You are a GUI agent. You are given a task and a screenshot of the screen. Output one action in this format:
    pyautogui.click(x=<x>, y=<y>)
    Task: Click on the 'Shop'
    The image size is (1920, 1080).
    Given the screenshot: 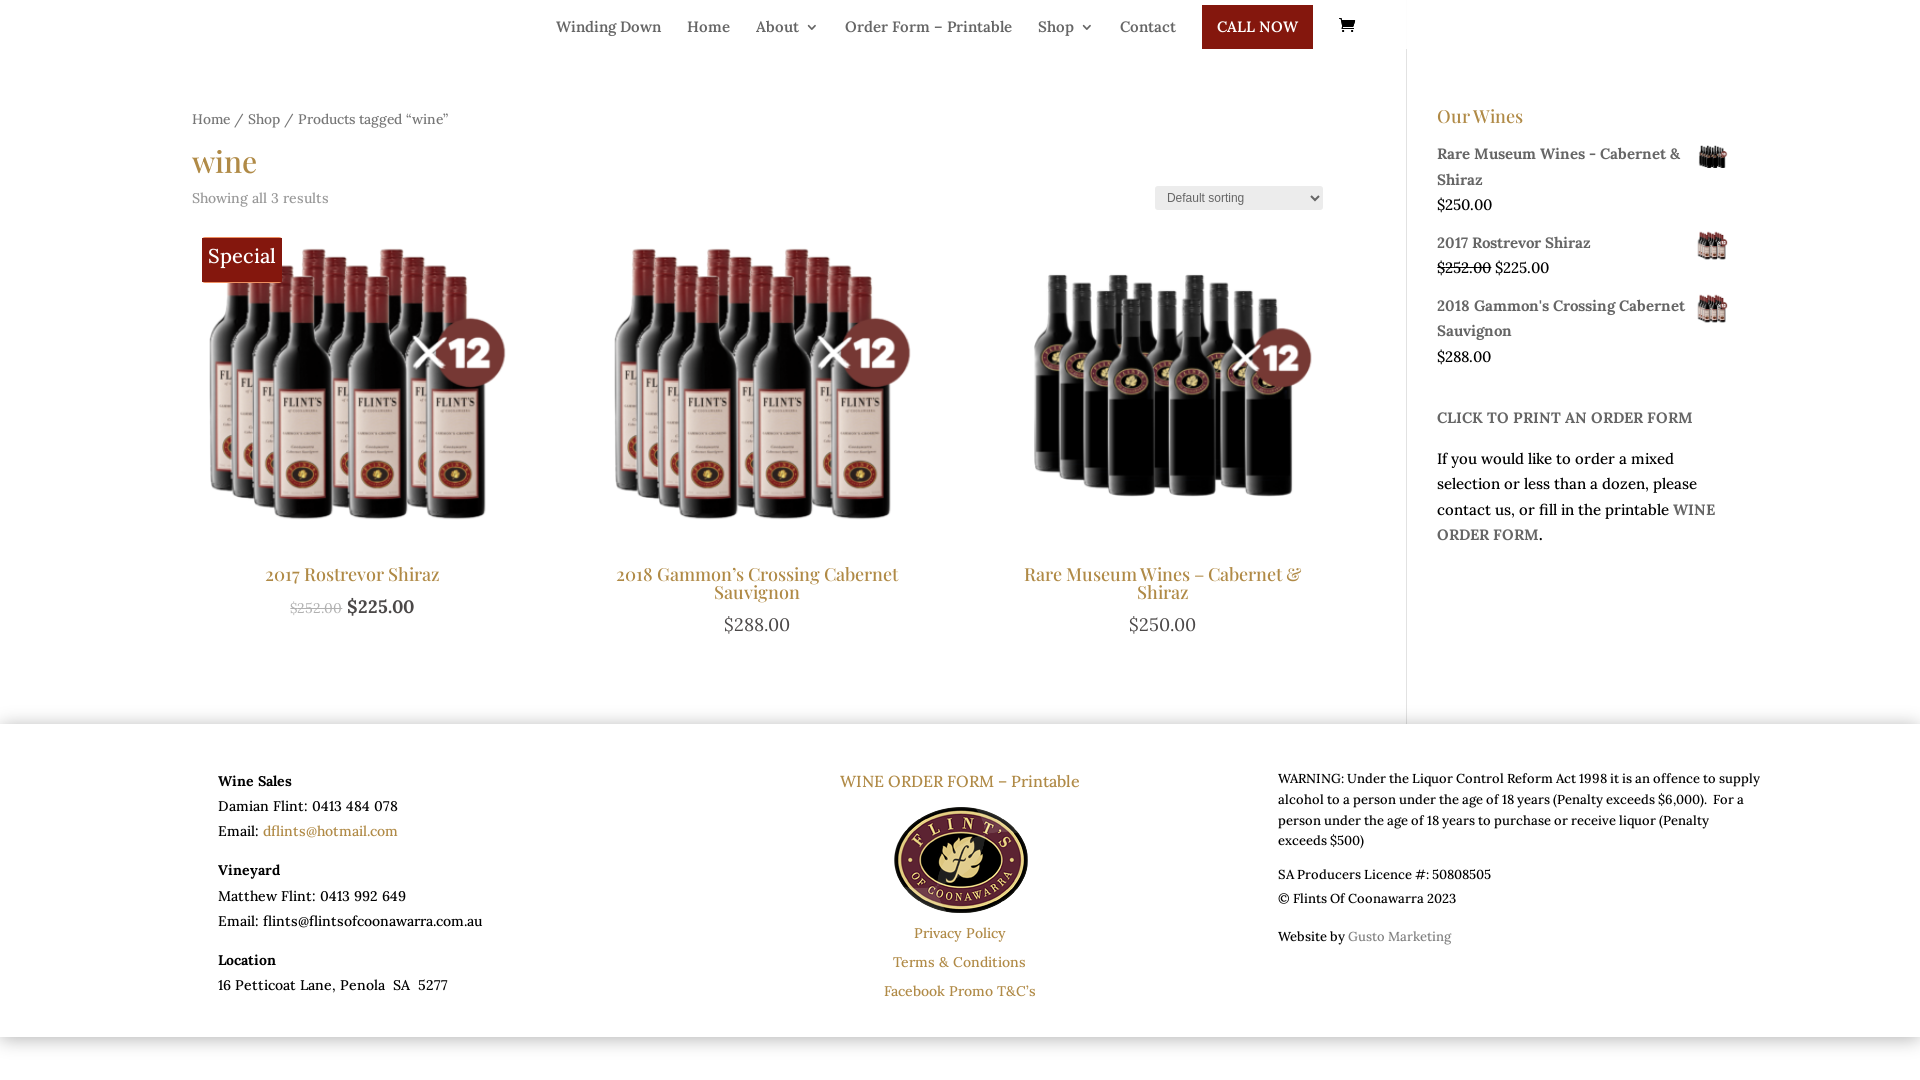 What is the action you would take?
    pyautogui.click(x=247, y=119)
    